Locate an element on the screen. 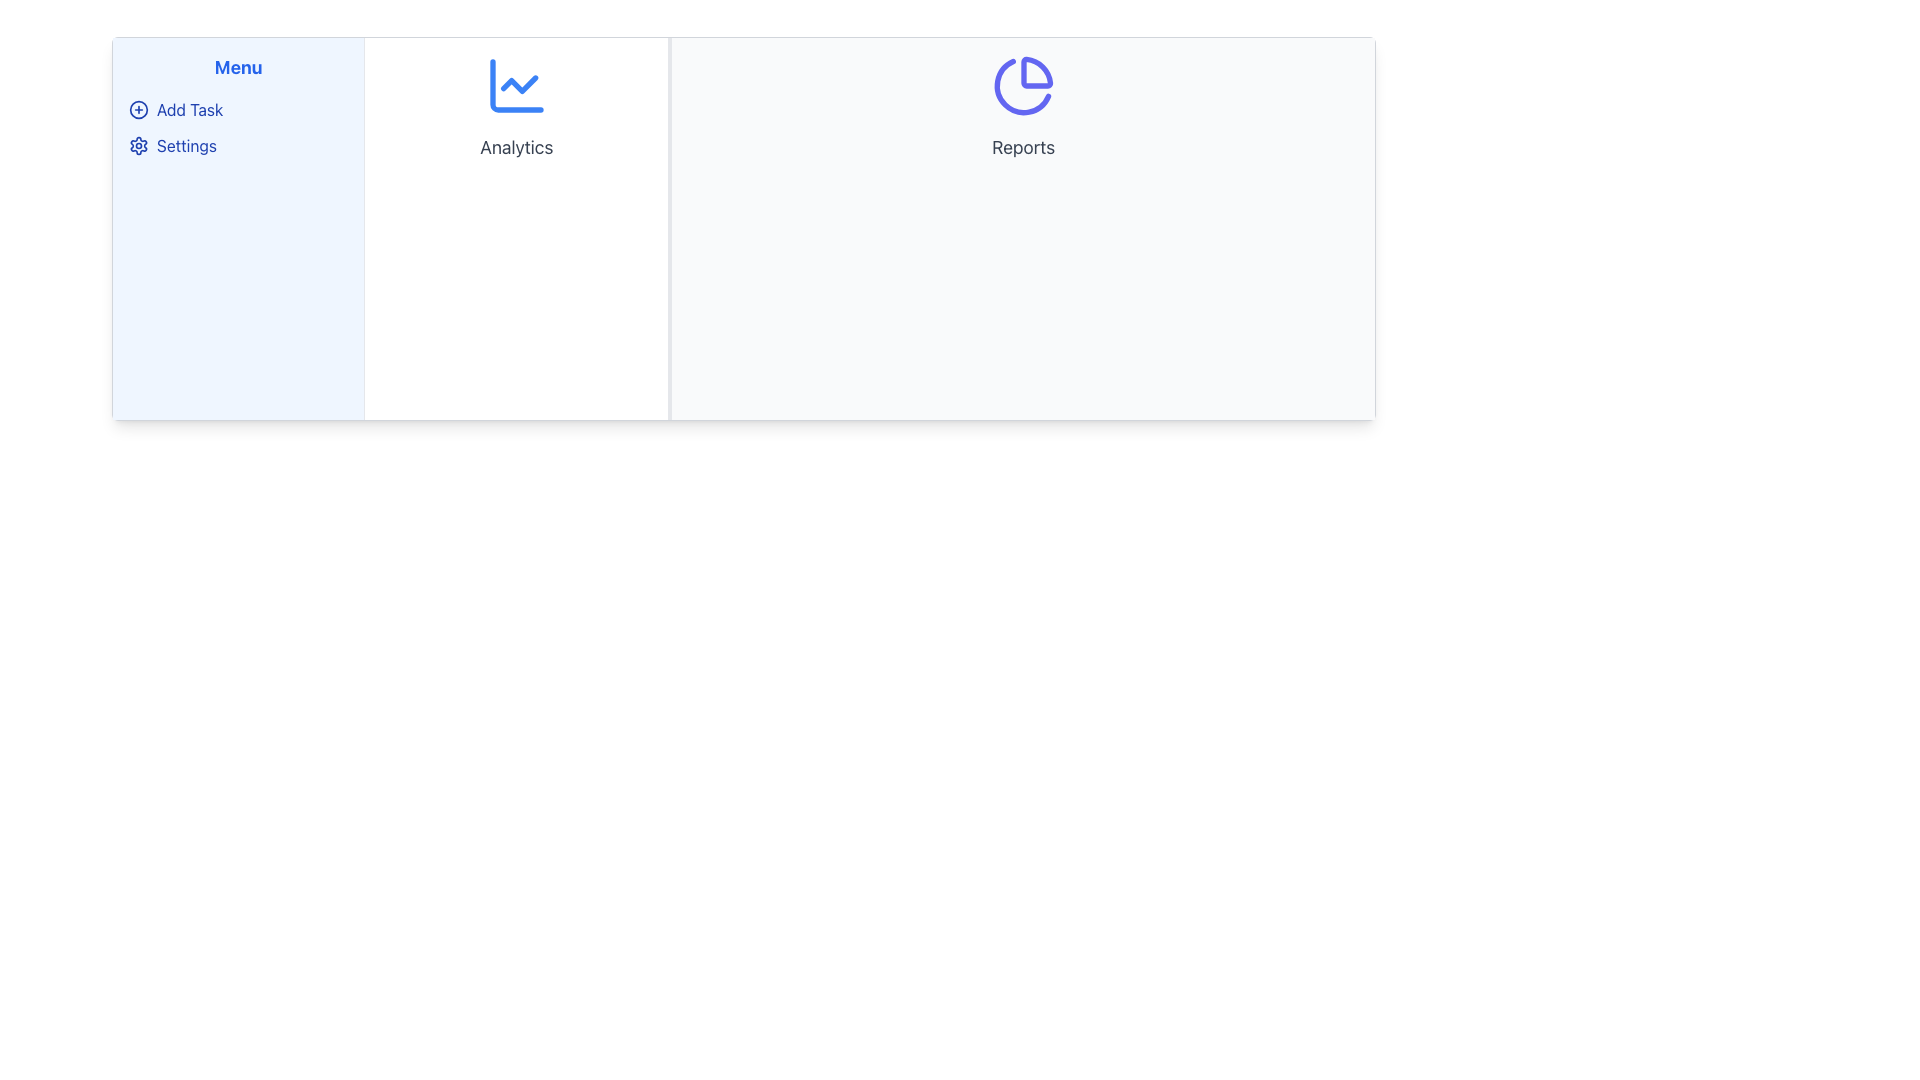 This screenshot has height=1080, width=1920. the second segment of the pie chart icon in the 'Reports' section, which serves as a decorative graphic component is located at coordinates (1022, 86).